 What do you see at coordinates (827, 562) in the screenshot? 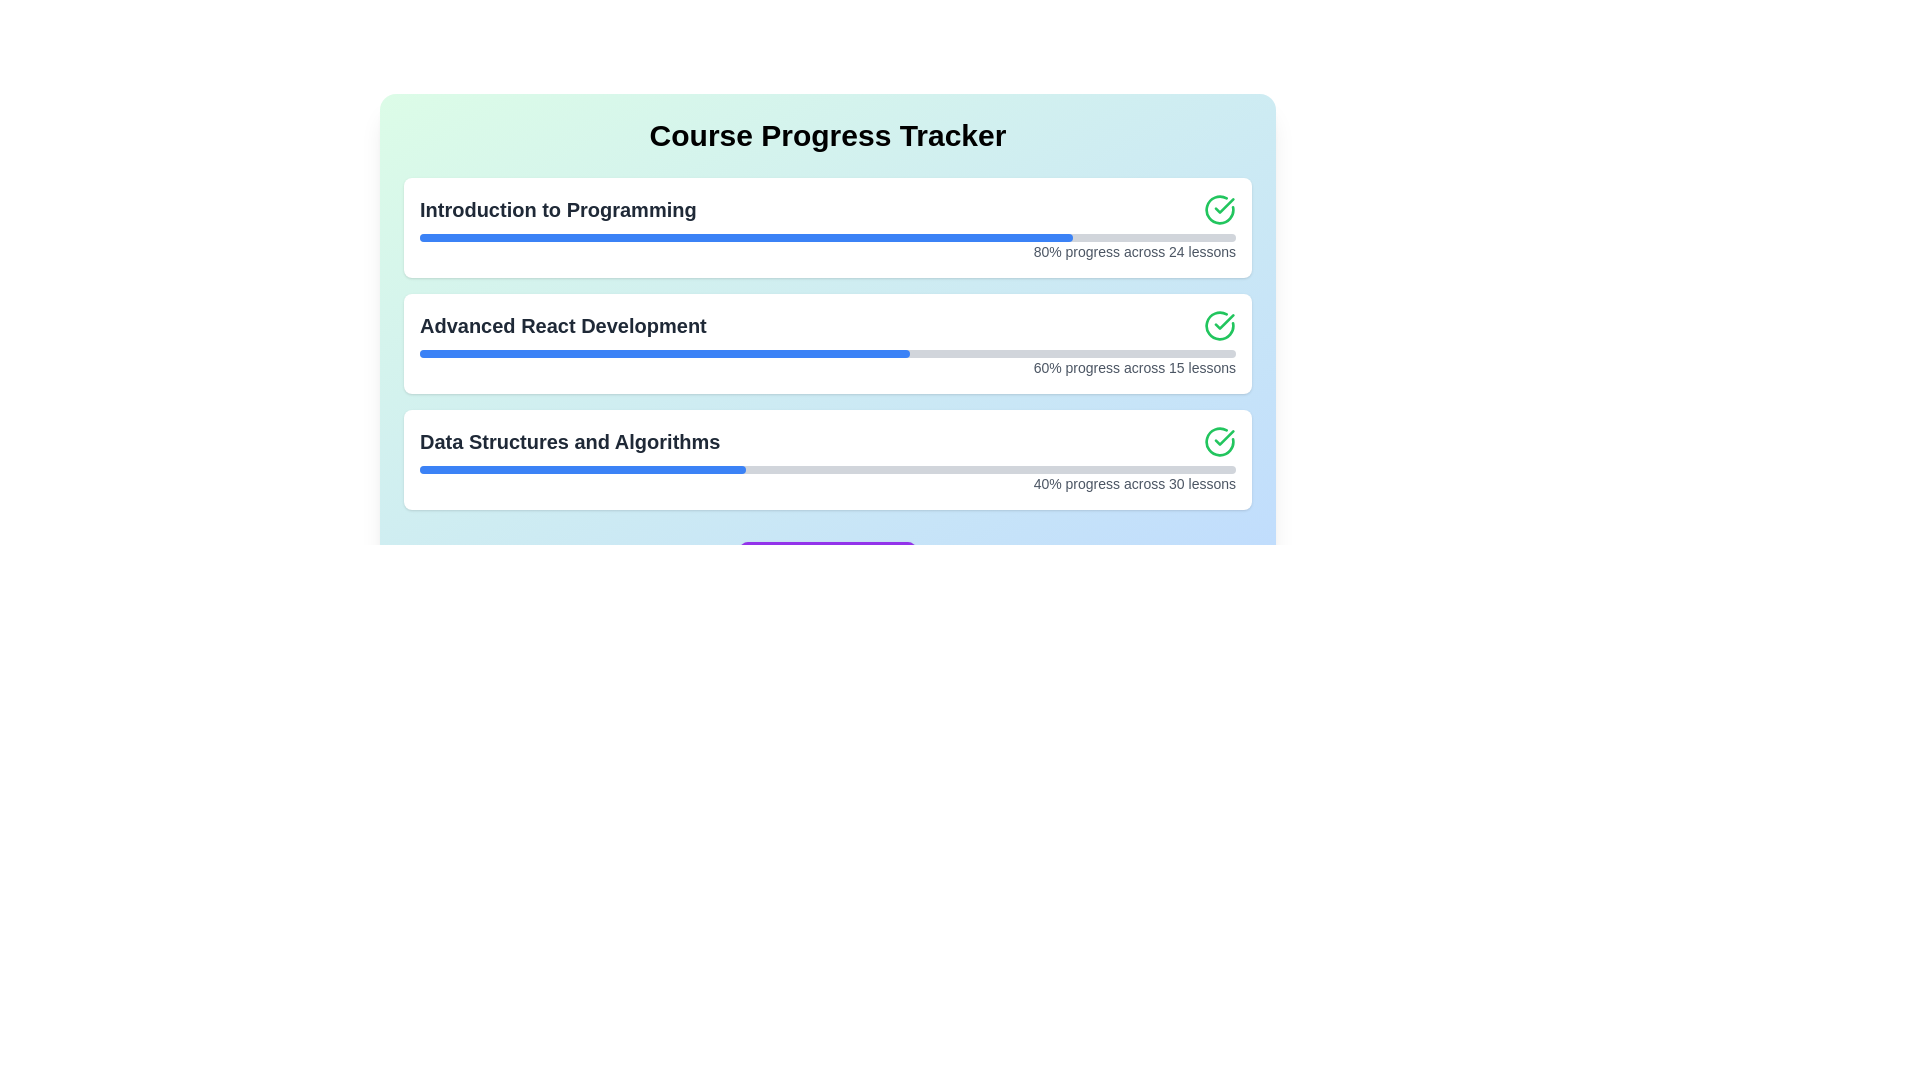
I see `the 'Add Course' button in the 'Course Progress Tracker' interface` at bounding box center [827, 562].